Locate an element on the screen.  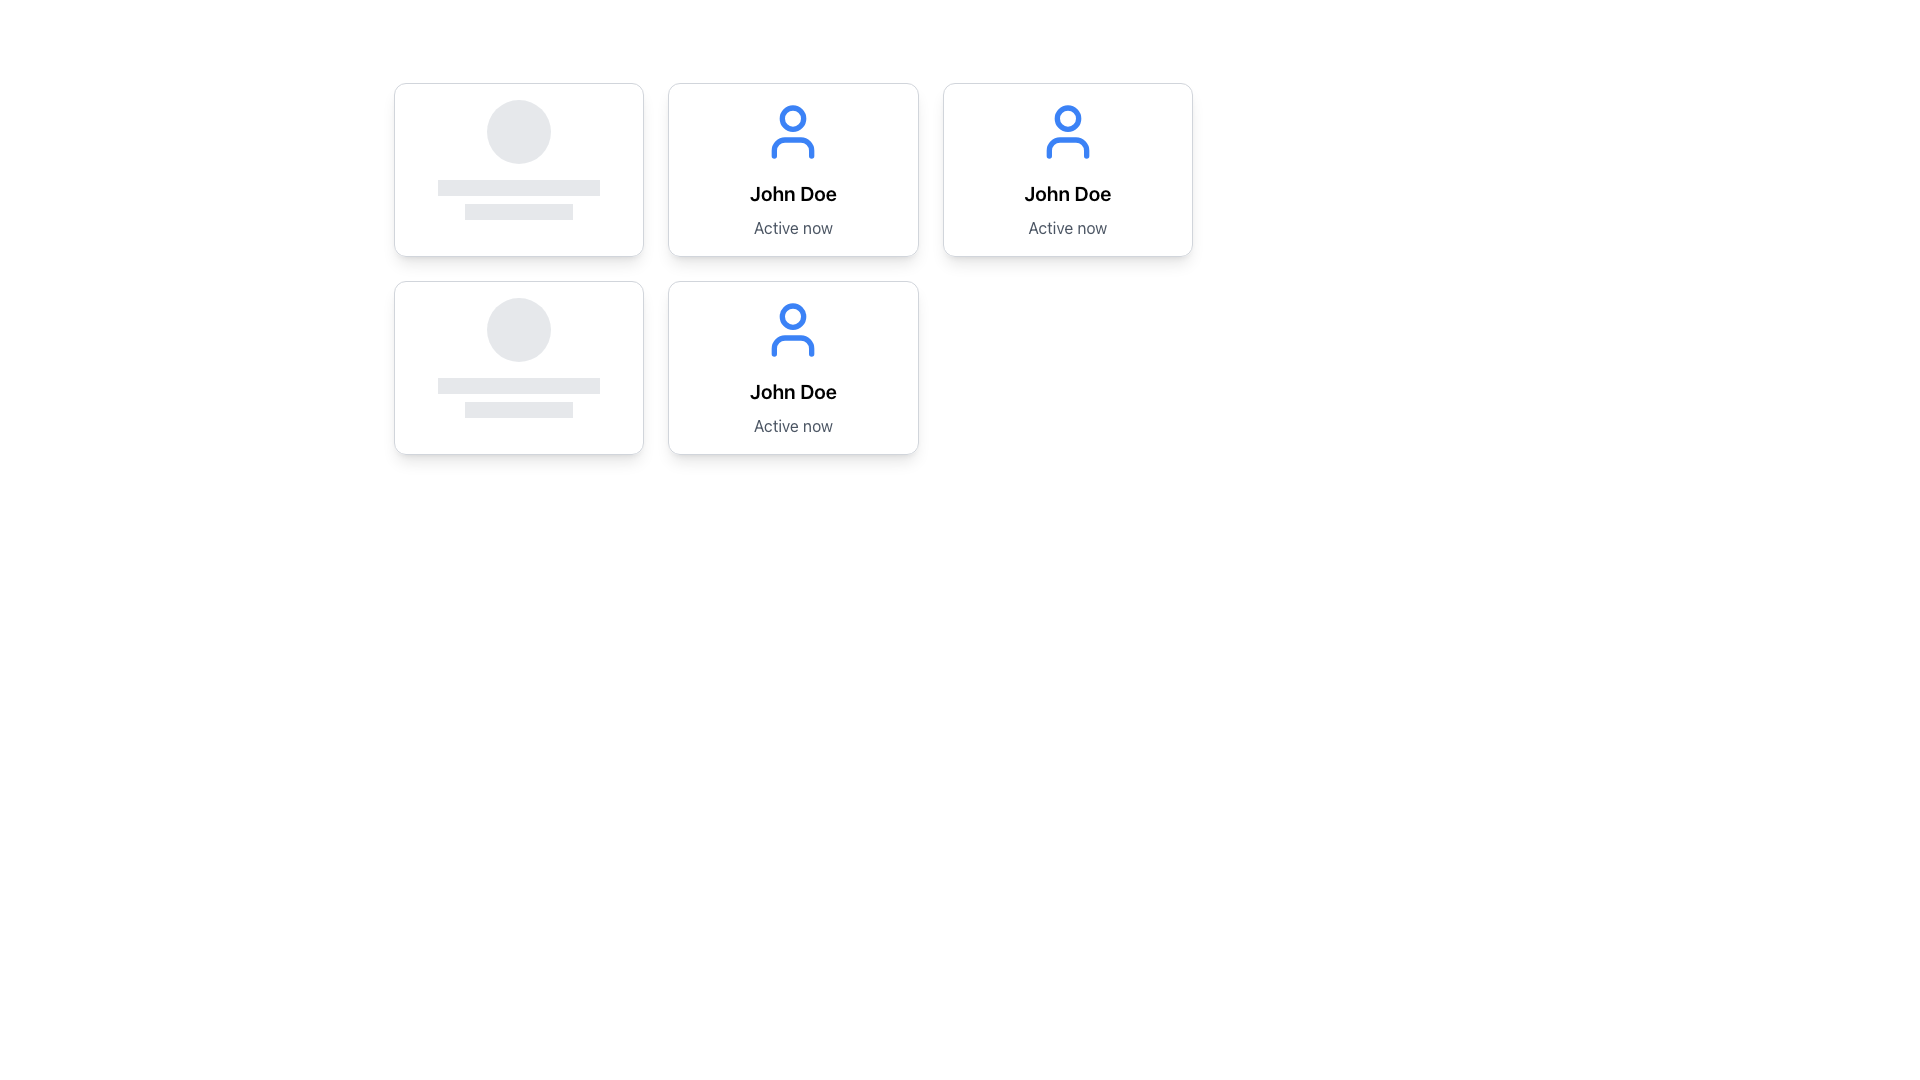
the static text label displaying 'Active now.' located below 'John Doe' in the card interface is located at coordinates (792, 424).